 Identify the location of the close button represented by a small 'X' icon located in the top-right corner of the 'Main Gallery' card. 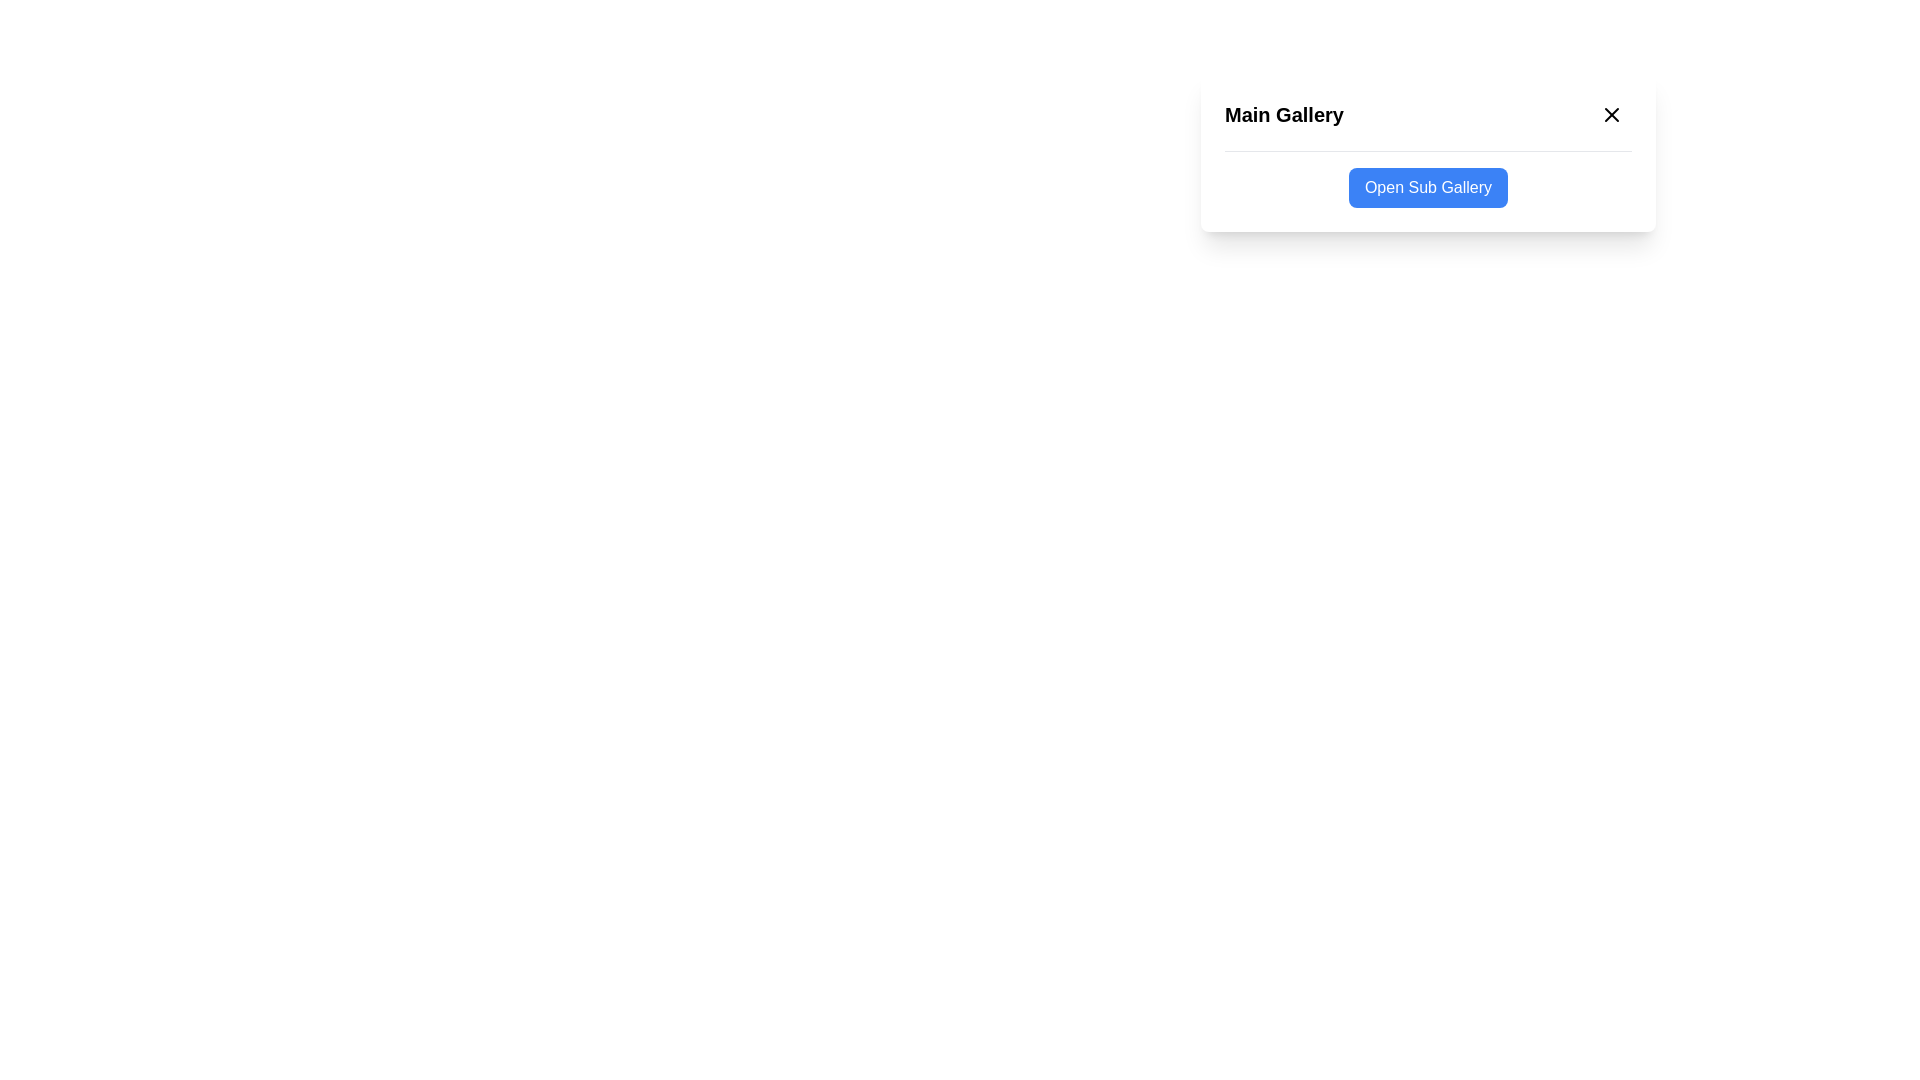
(1612, 115).